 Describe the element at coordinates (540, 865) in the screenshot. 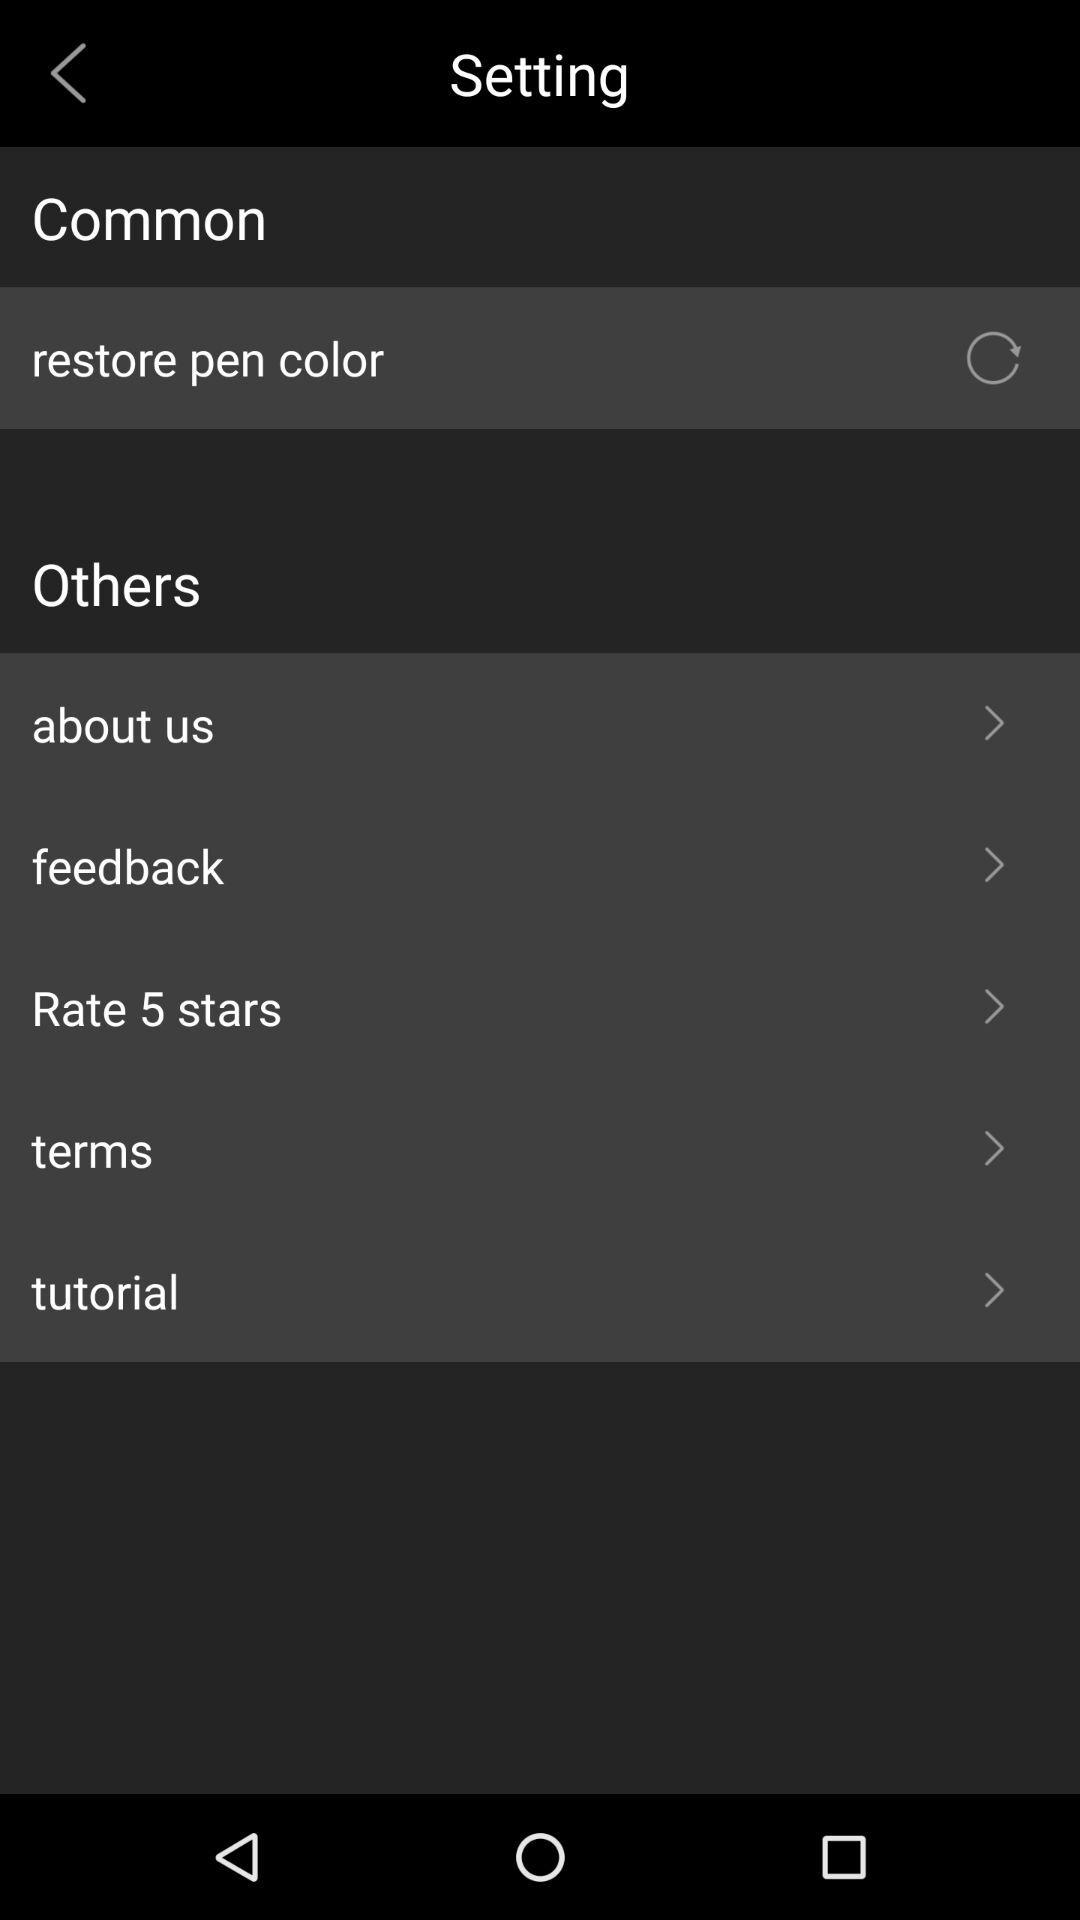

I see `the item above the rate 5 stars` at that location.